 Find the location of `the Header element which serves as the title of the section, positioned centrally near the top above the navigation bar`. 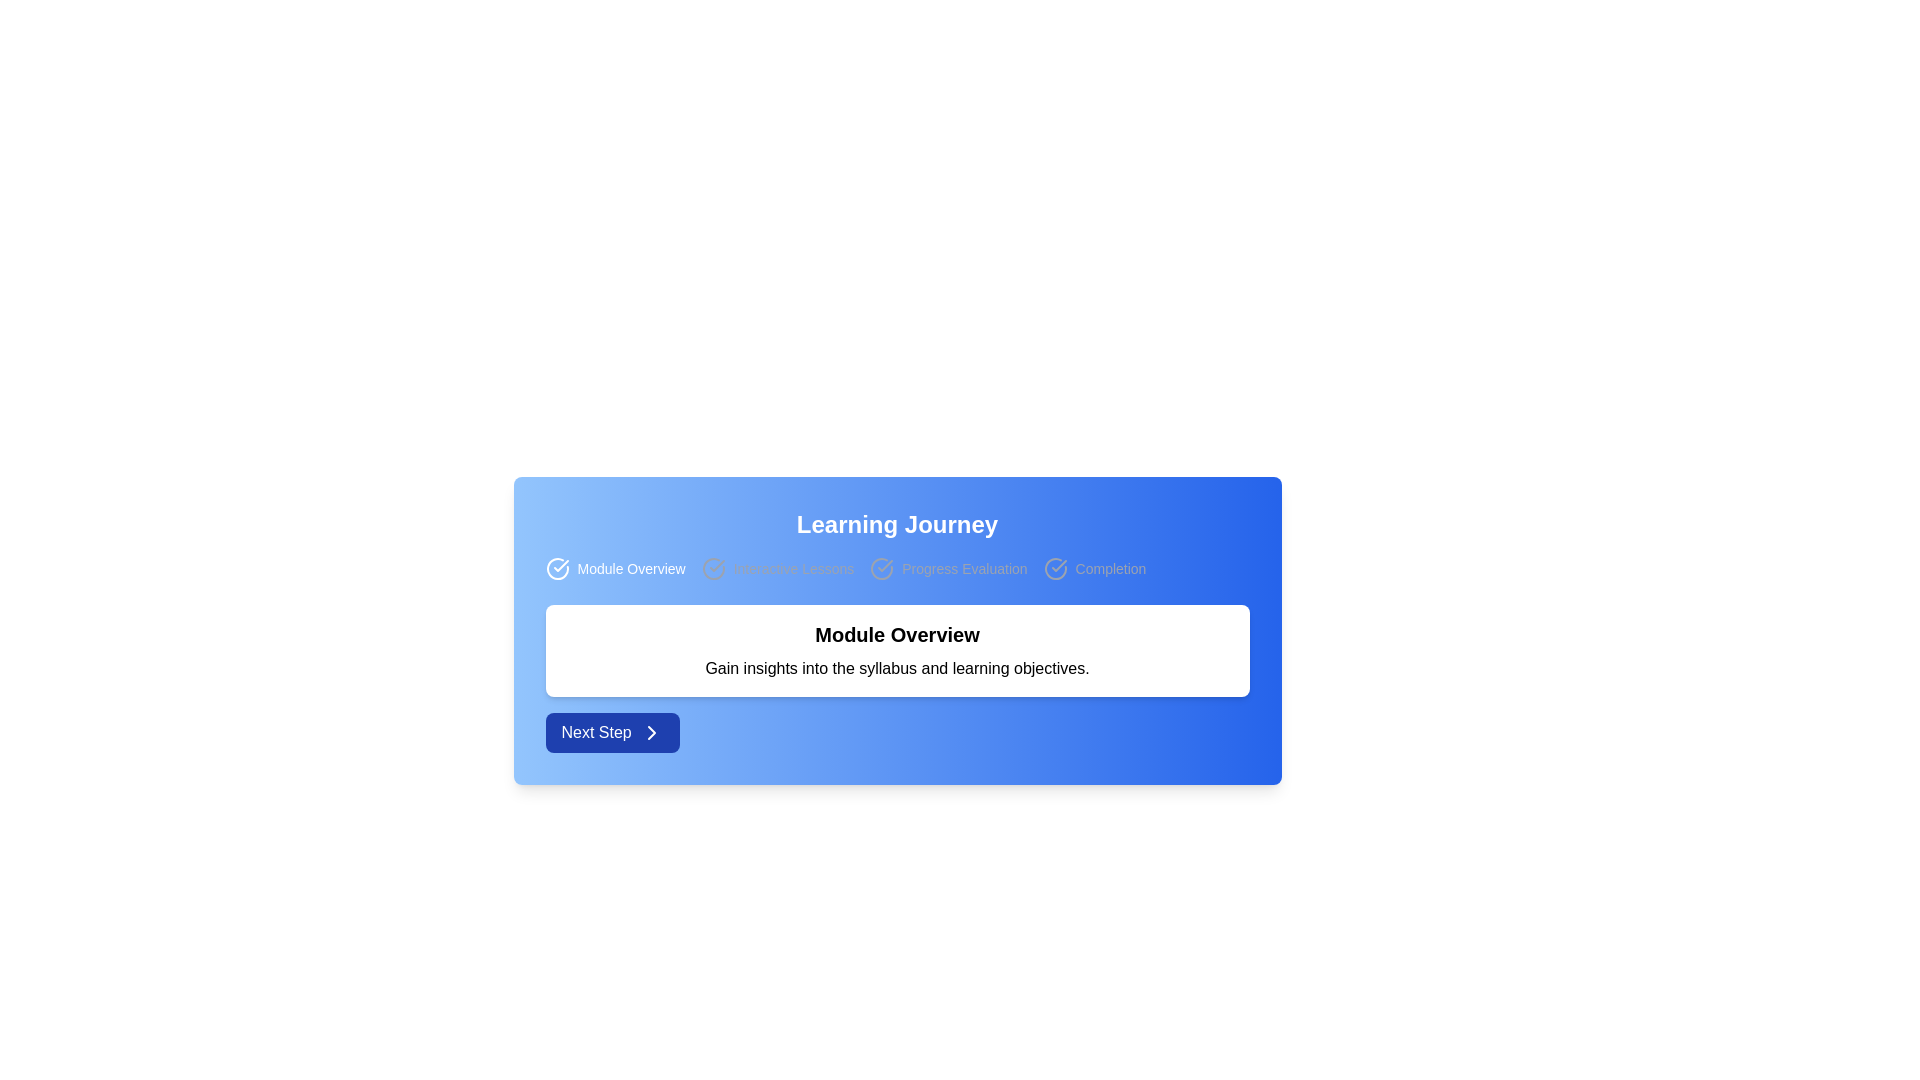

the Header element which serves as the title of the section, positioned centrally near the top above the navigation bar is located at coordinates (896, 523).